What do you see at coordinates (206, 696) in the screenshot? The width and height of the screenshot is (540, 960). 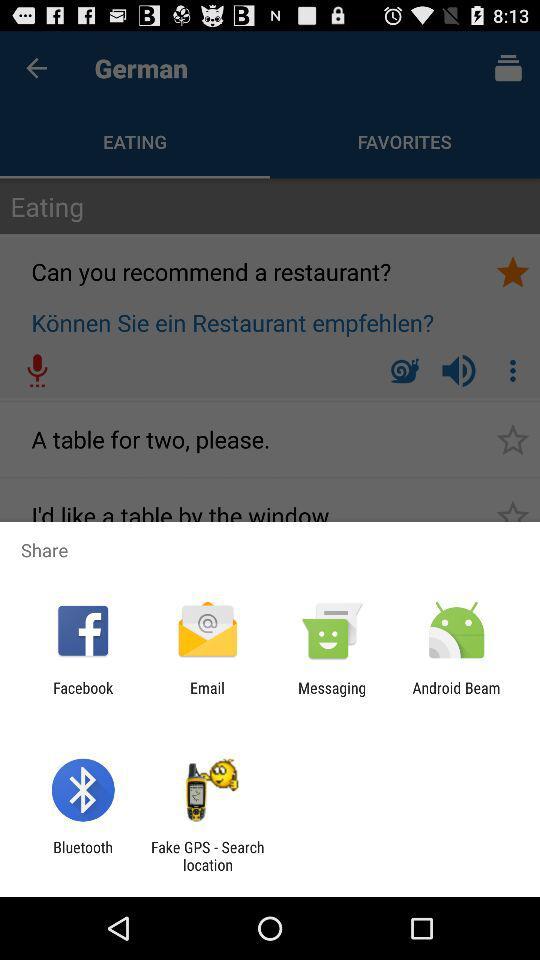 I see `the icon to the right of the facebook app` at bounding box center [206, 696].